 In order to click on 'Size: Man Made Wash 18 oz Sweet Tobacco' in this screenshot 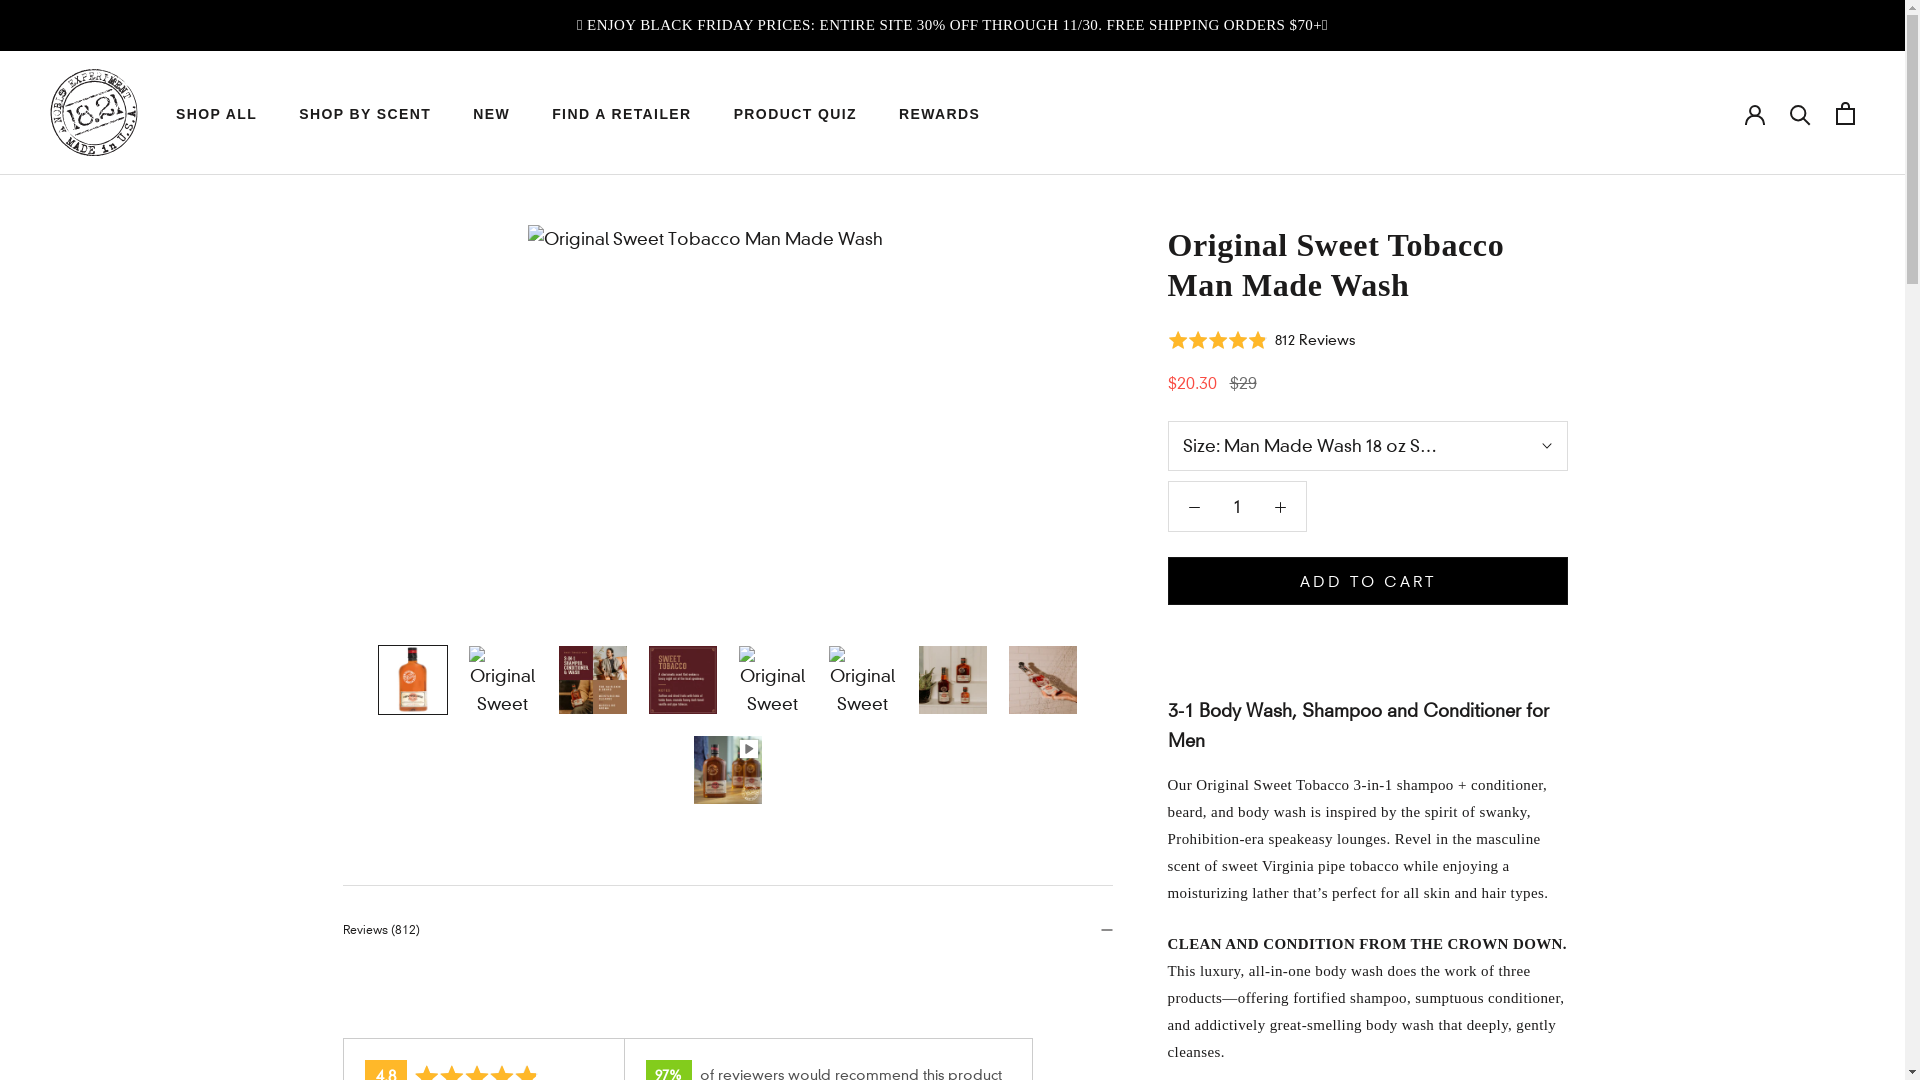, I will do `click(1367, 445)`.